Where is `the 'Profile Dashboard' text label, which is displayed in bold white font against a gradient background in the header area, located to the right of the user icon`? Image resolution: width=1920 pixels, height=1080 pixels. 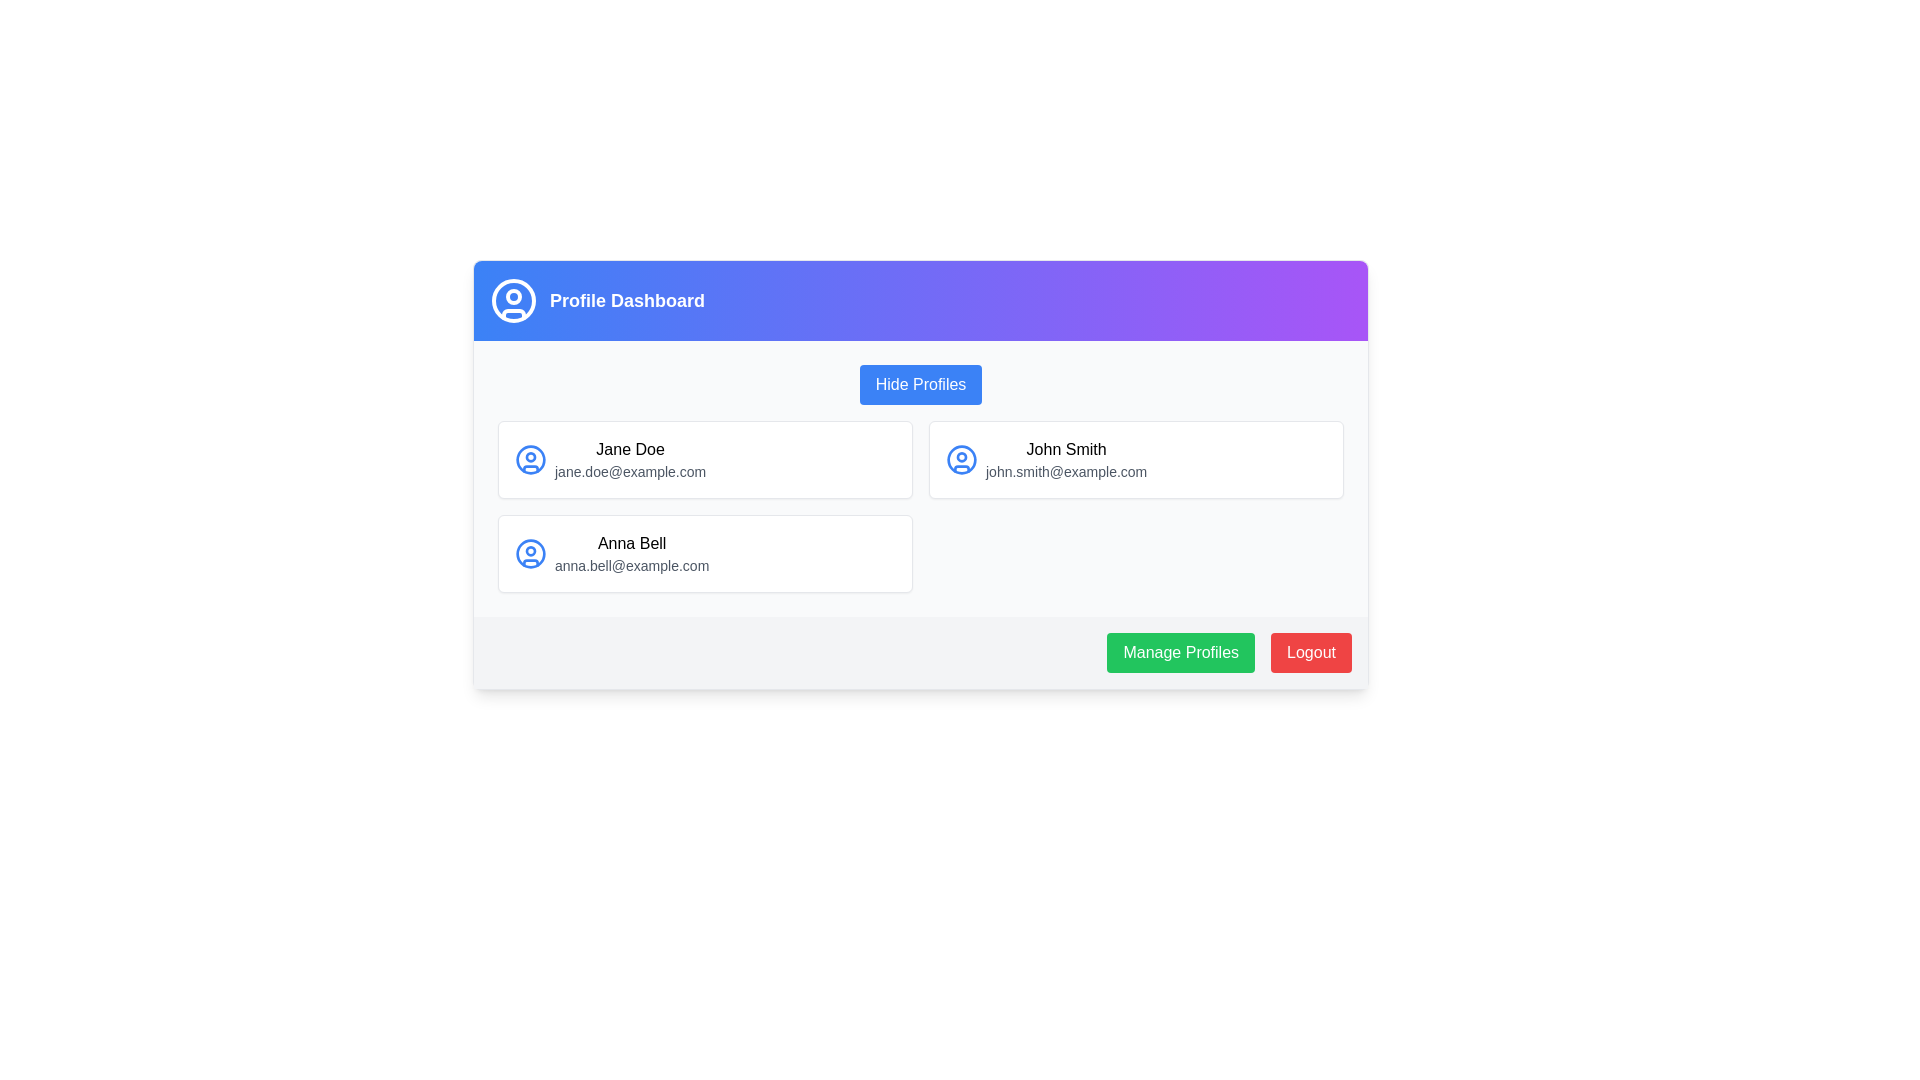 the 'Profile Dashboard' text label, which is displayed in bold white font against a gradient background in the header area, located to the right of the user icon is located at coordinates (626, 300).